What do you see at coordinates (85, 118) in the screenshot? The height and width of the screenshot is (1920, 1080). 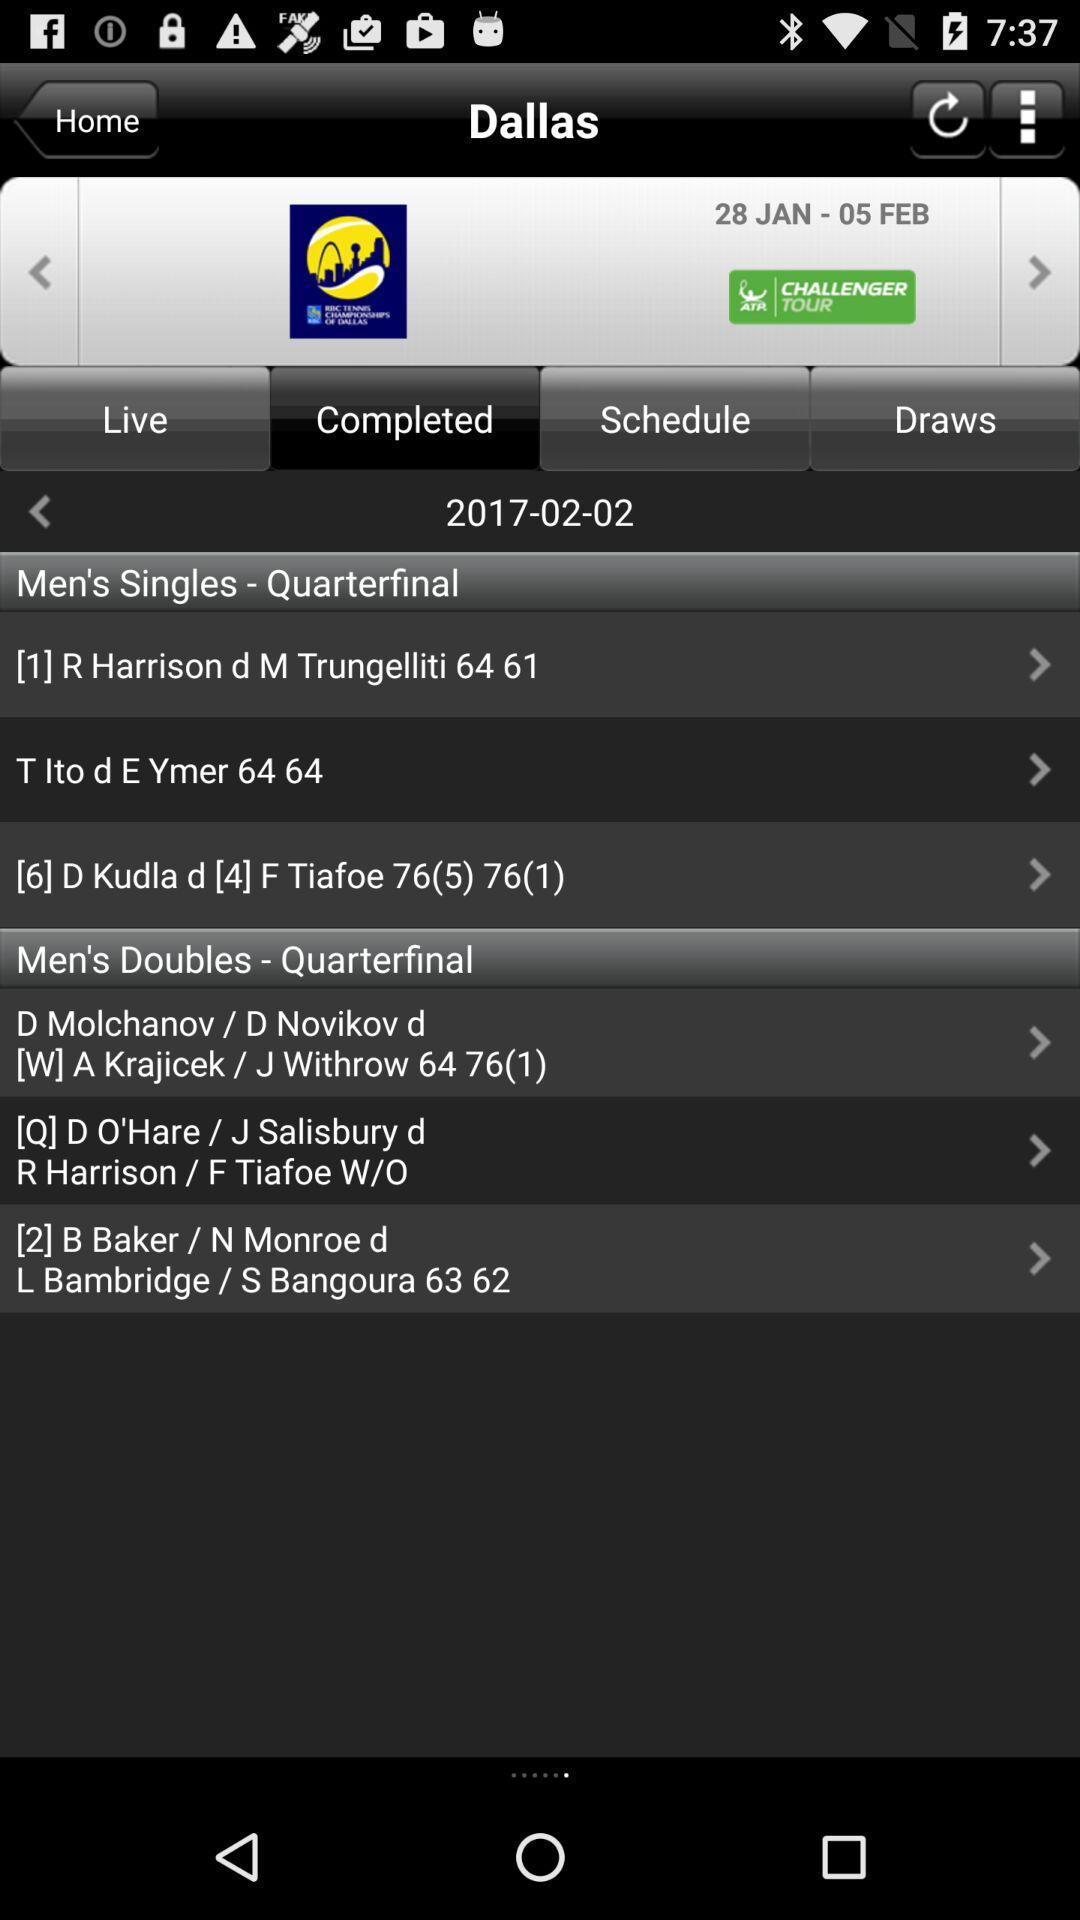 I see `the home button` at bounding box center [85, 118].